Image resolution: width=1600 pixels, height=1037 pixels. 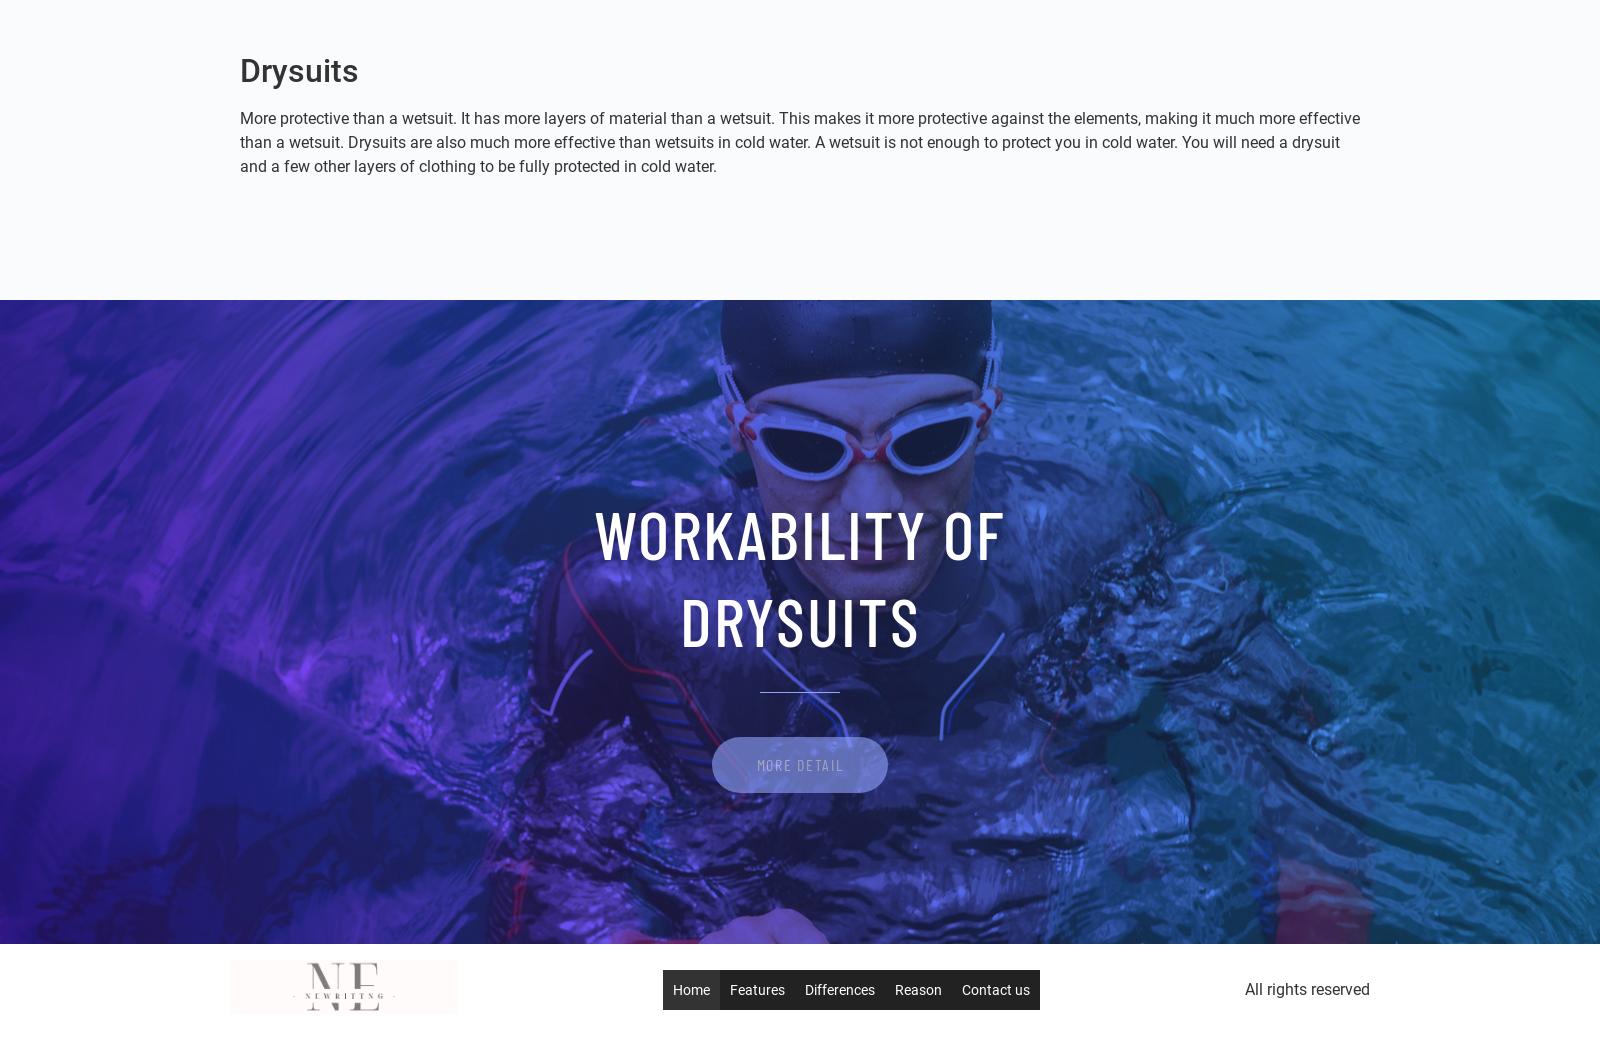 What do you see at coordinates (757, 990) in the screenshot?
I see `'Features'` at bounding box center [757, 990].